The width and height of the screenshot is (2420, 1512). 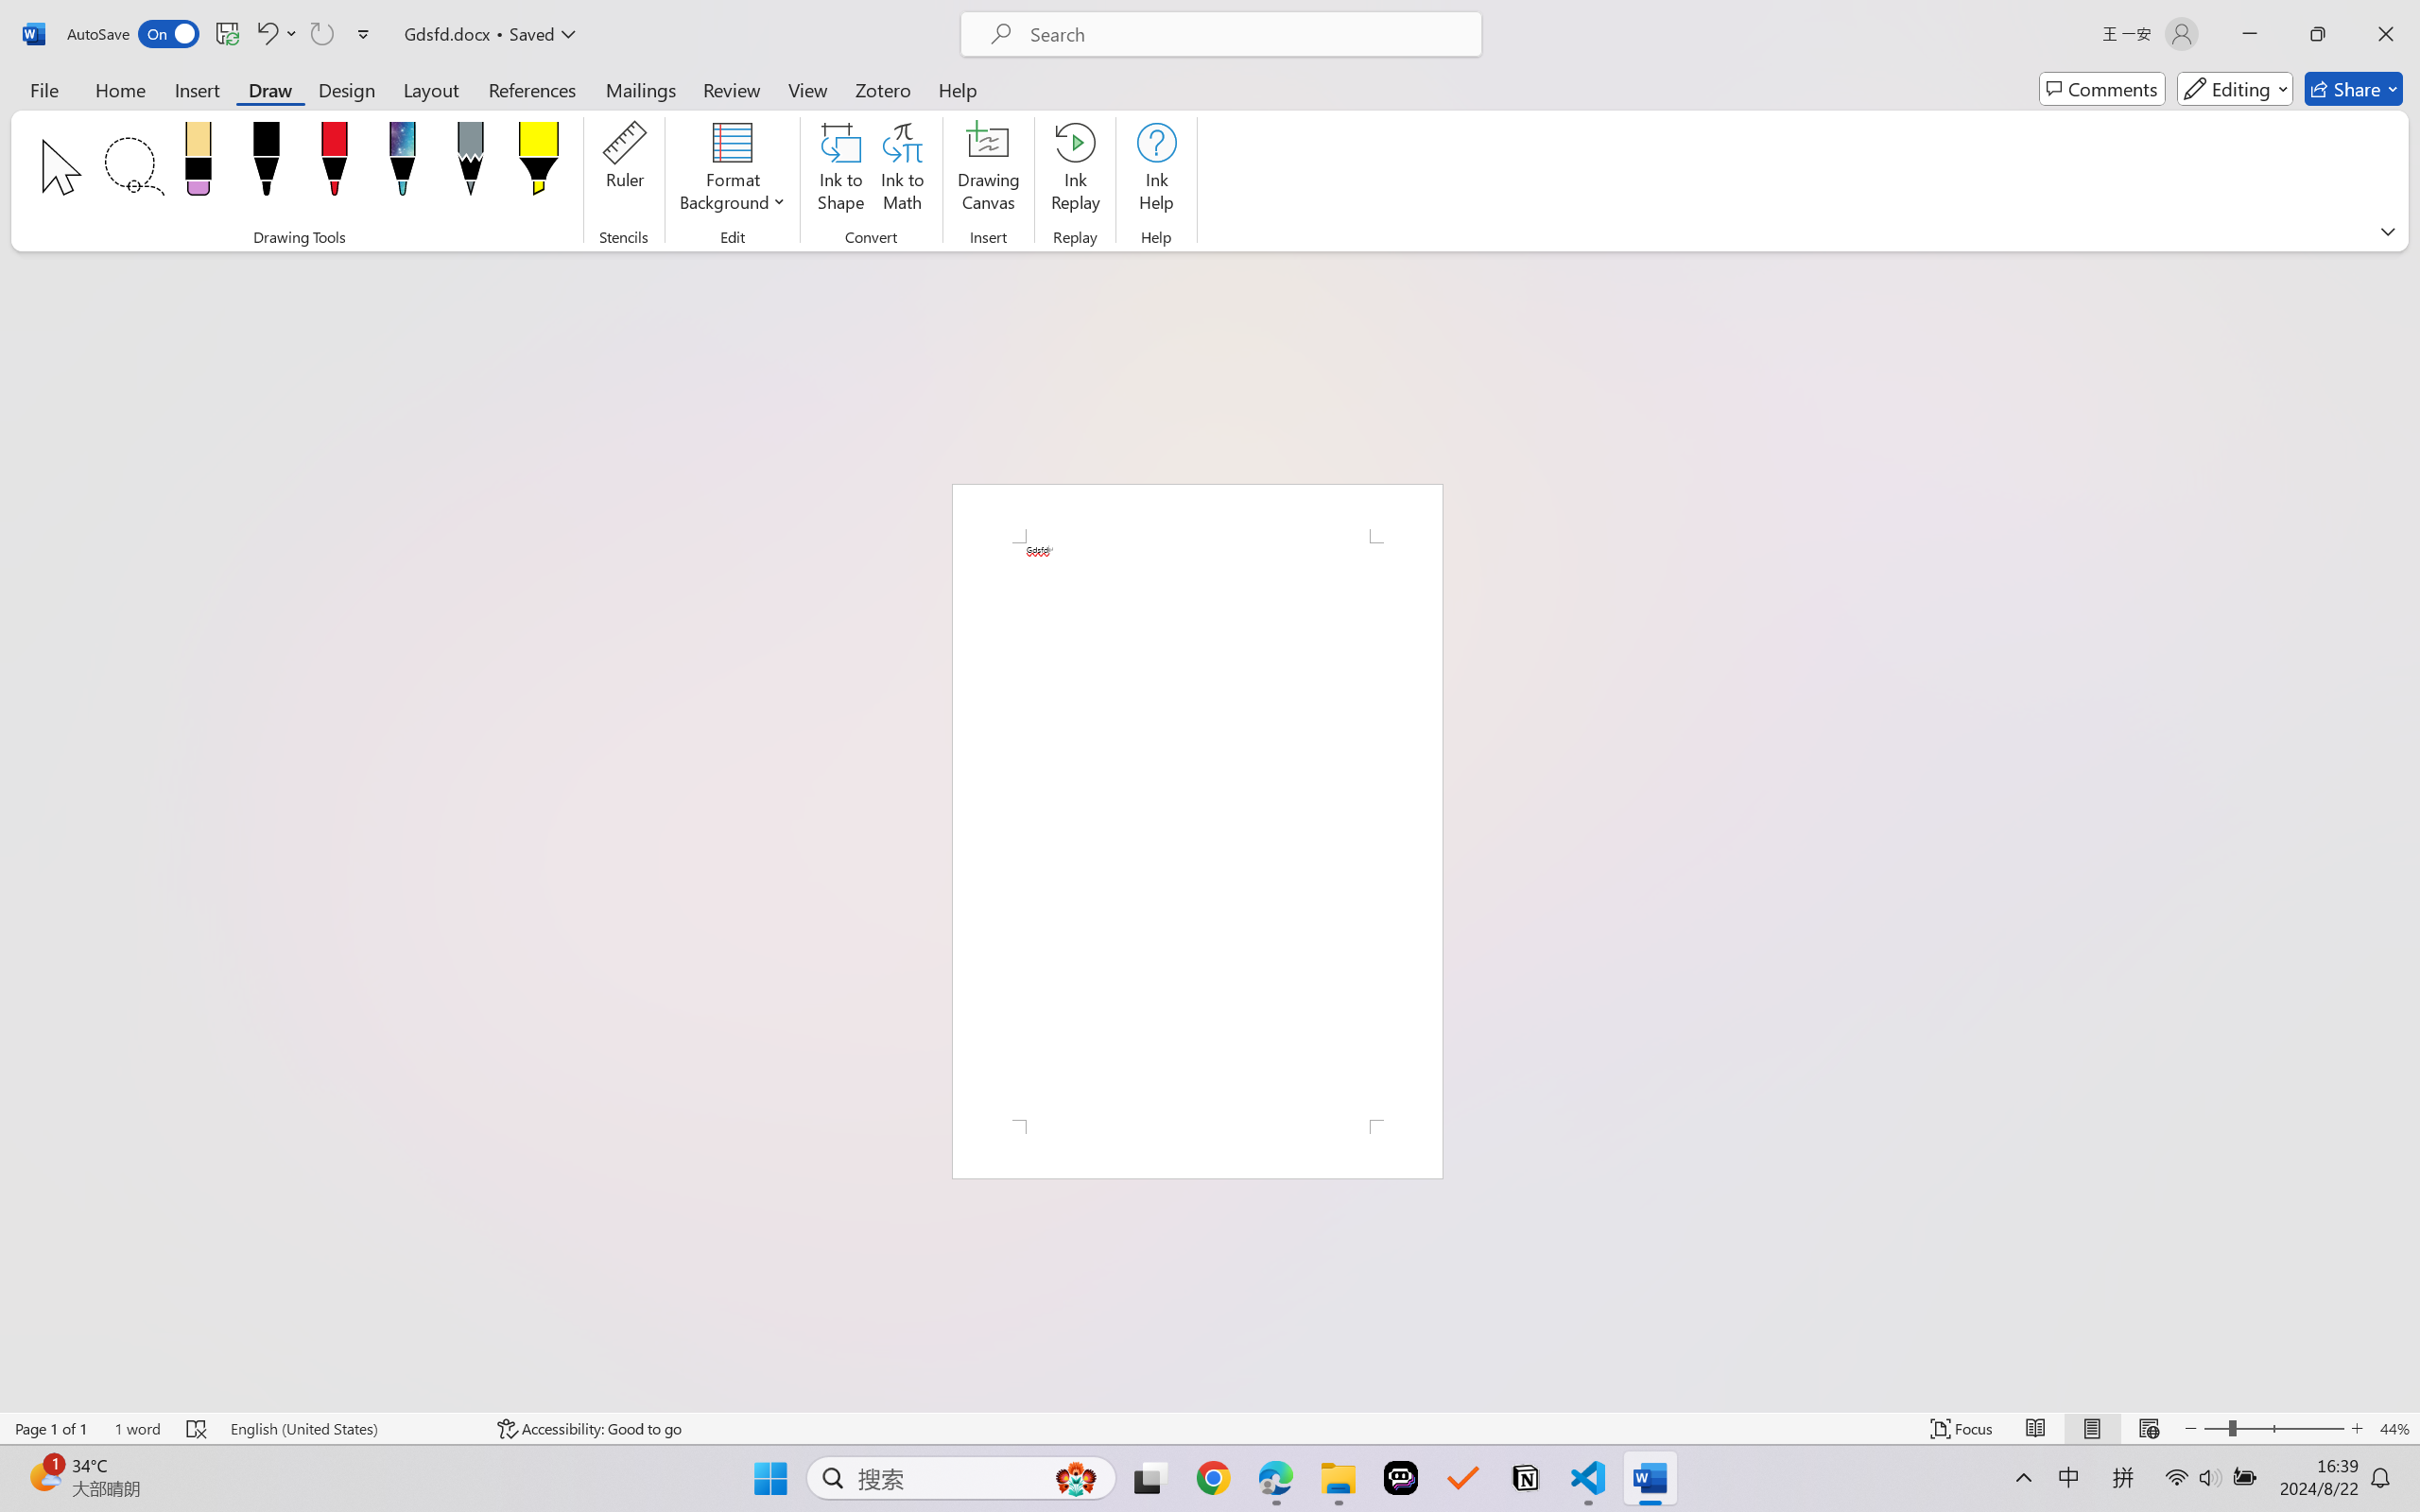 I want to click on 'Action Center, 1 new notification', so click(x=2391, y=1489).